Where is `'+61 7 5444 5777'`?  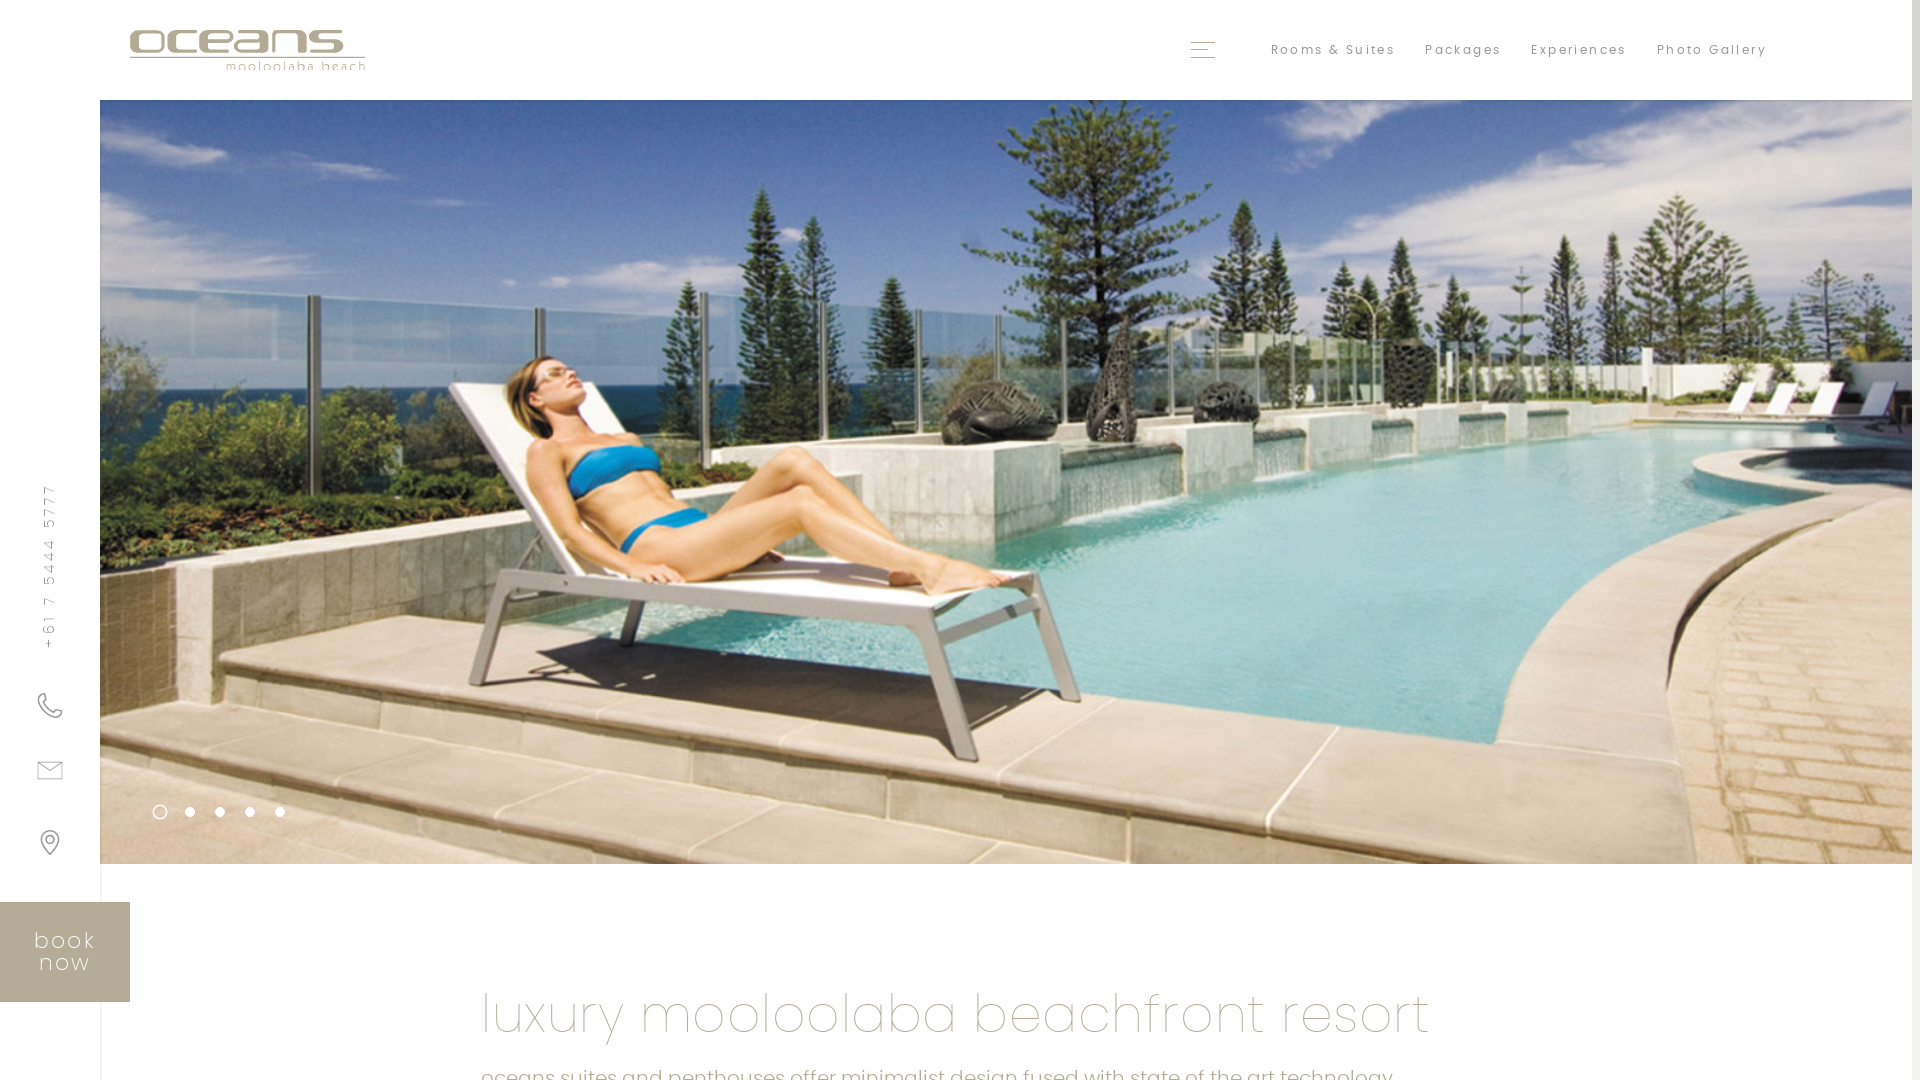
'+61 7 5444 5777' is located at coordinates (50, 704).